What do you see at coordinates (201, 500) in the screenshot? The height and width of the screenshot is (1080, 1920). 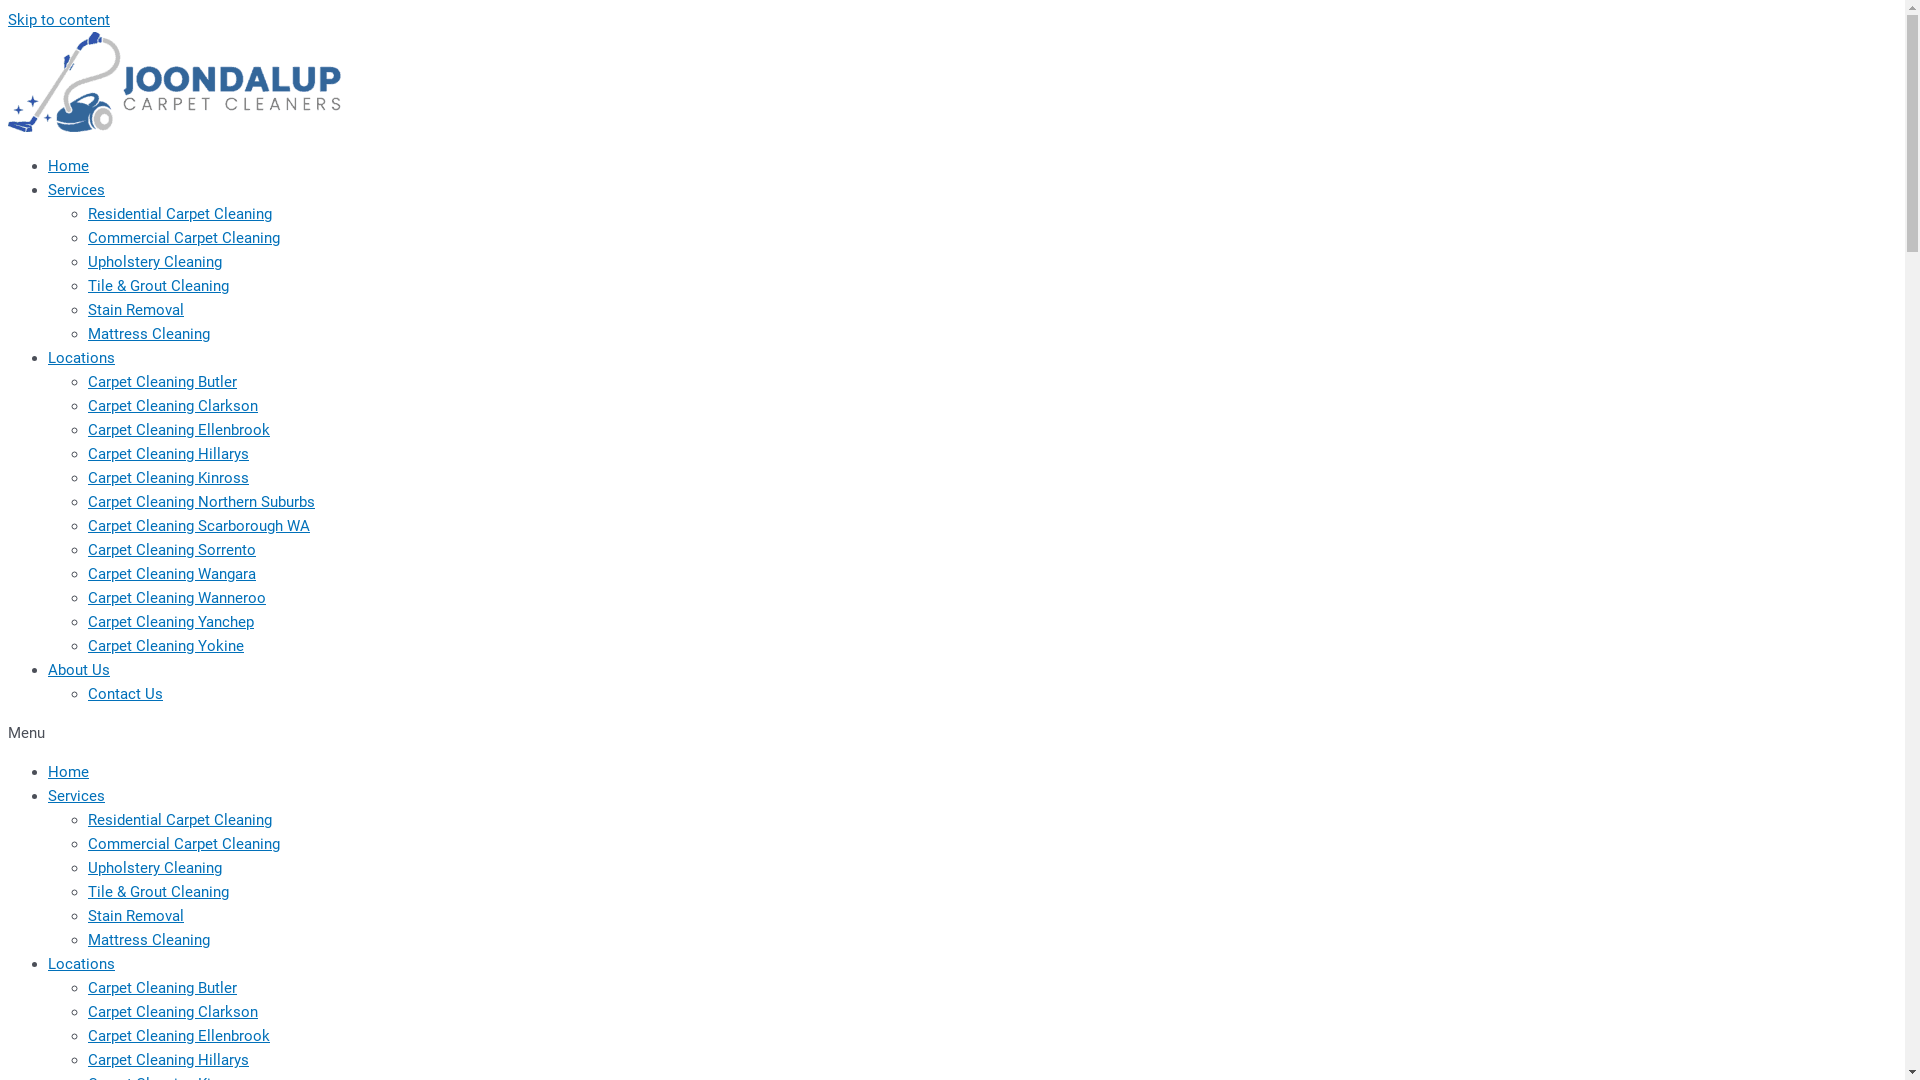 I see `'Carpet Cleaning Northern Suburbs'` at bounding box center [201, 500].